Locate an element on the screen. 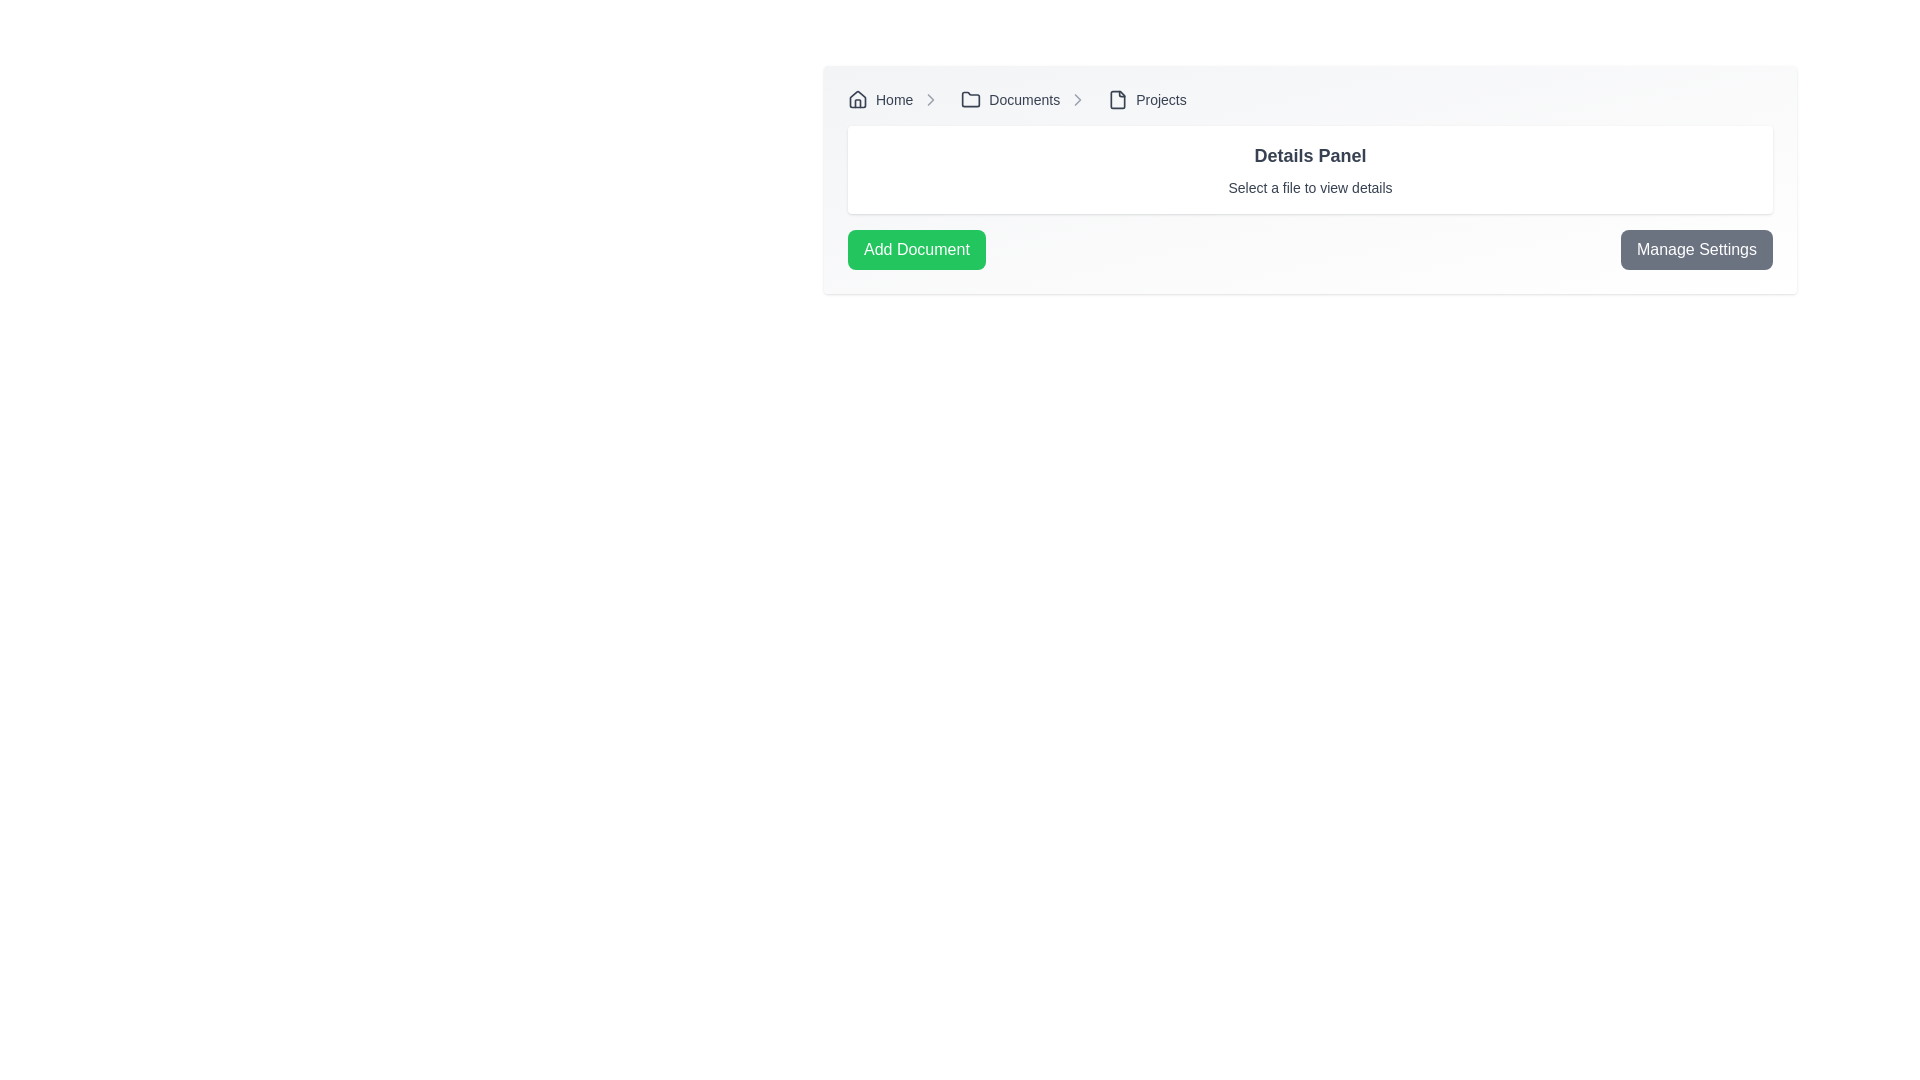  the small file icon with a folded corner located to the left of the 'Projects' label in the breadcrumb navigation bar is located at coordinates (1117, 100).